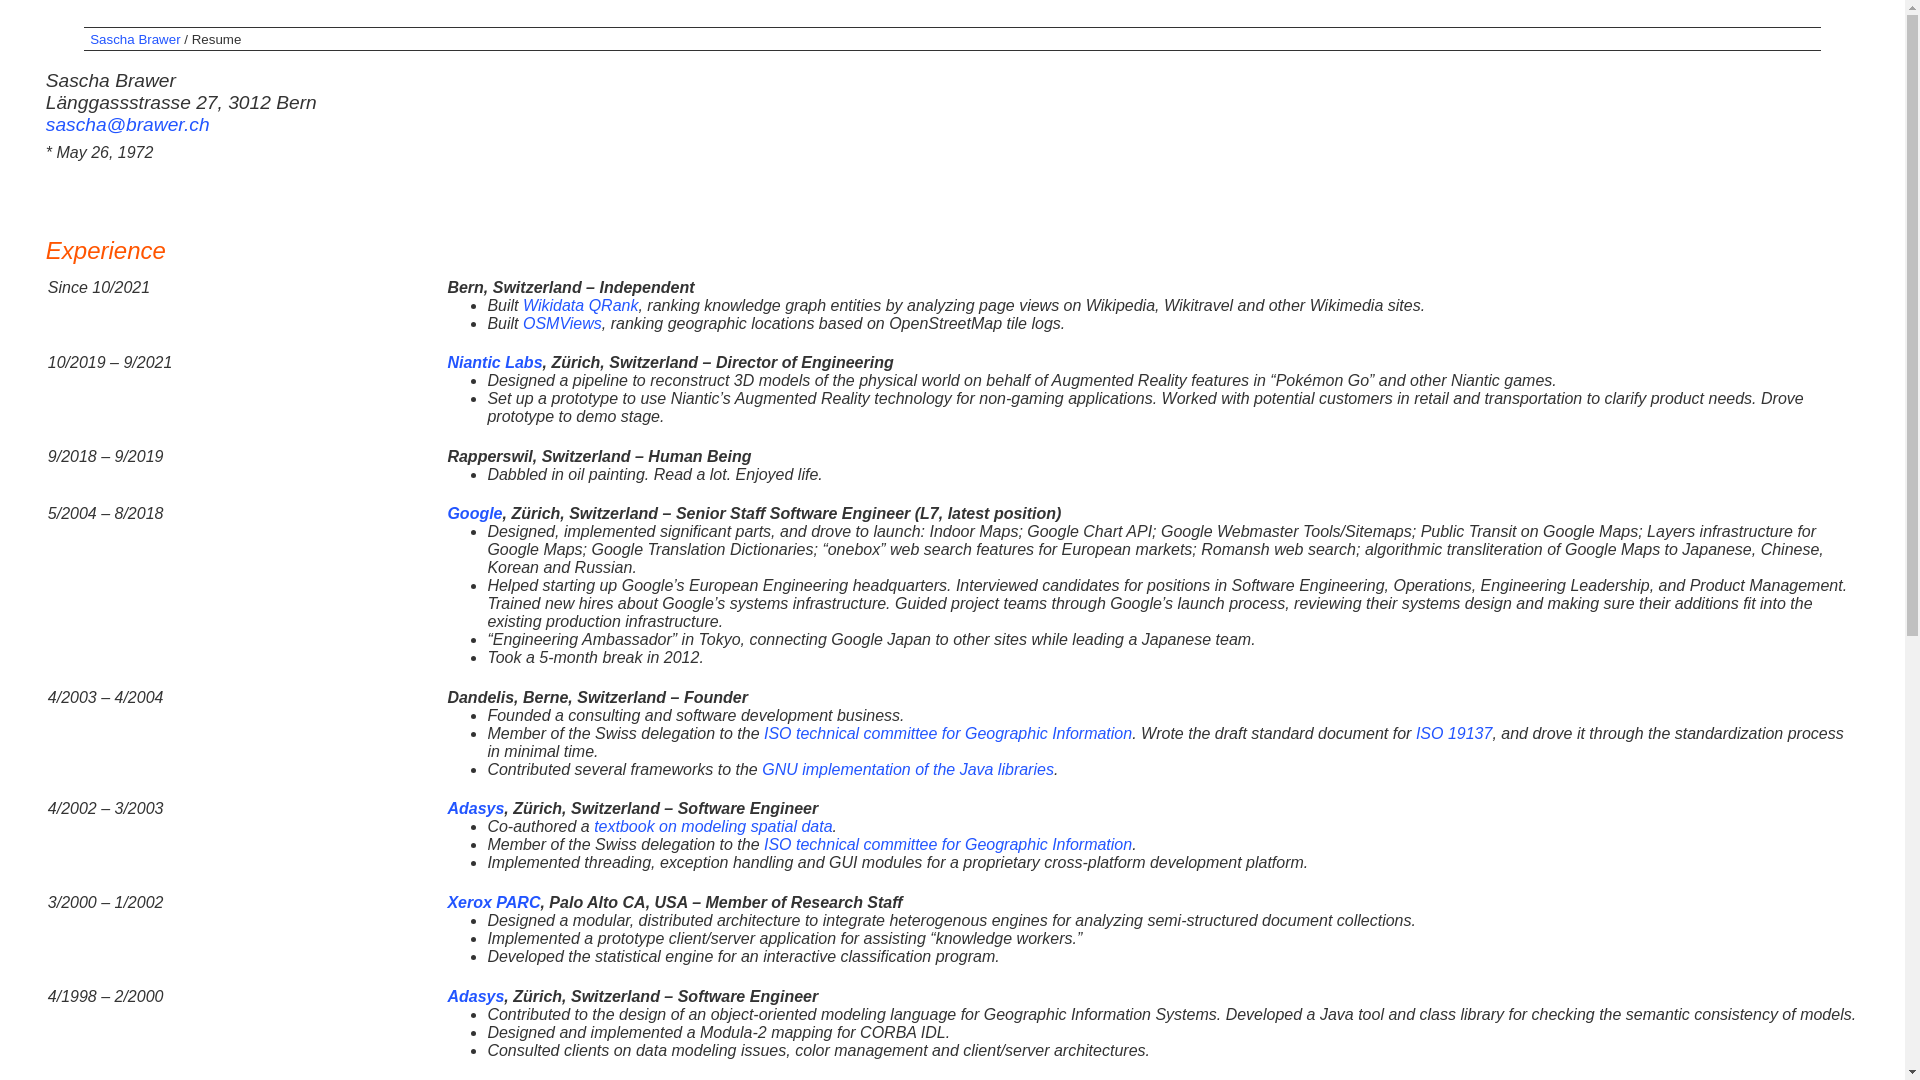  Describe the element at coordinates (474, 996) in the screenshot. I see `'Adasys'` at that location.